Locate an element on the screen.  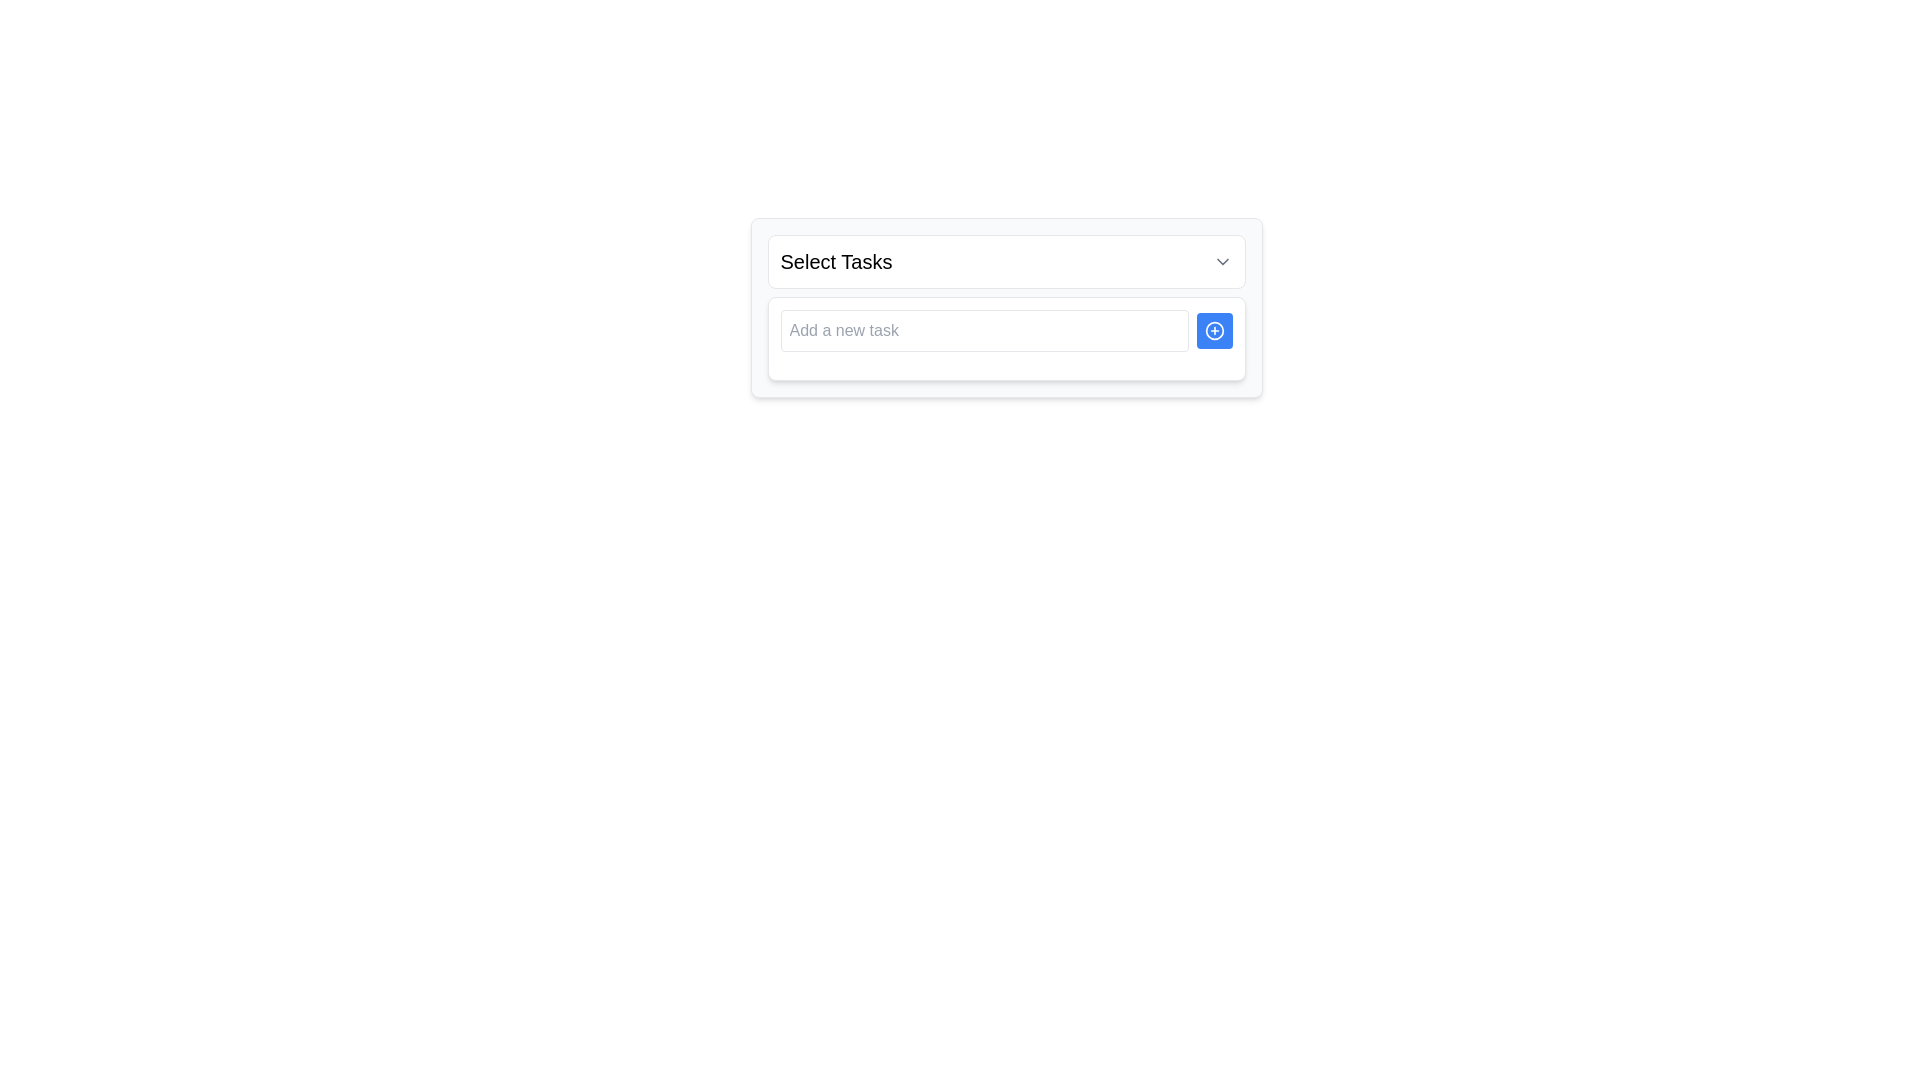
the dropdown trigger button labeled 'Select Tasks' is located at coordinates (1006, 261).